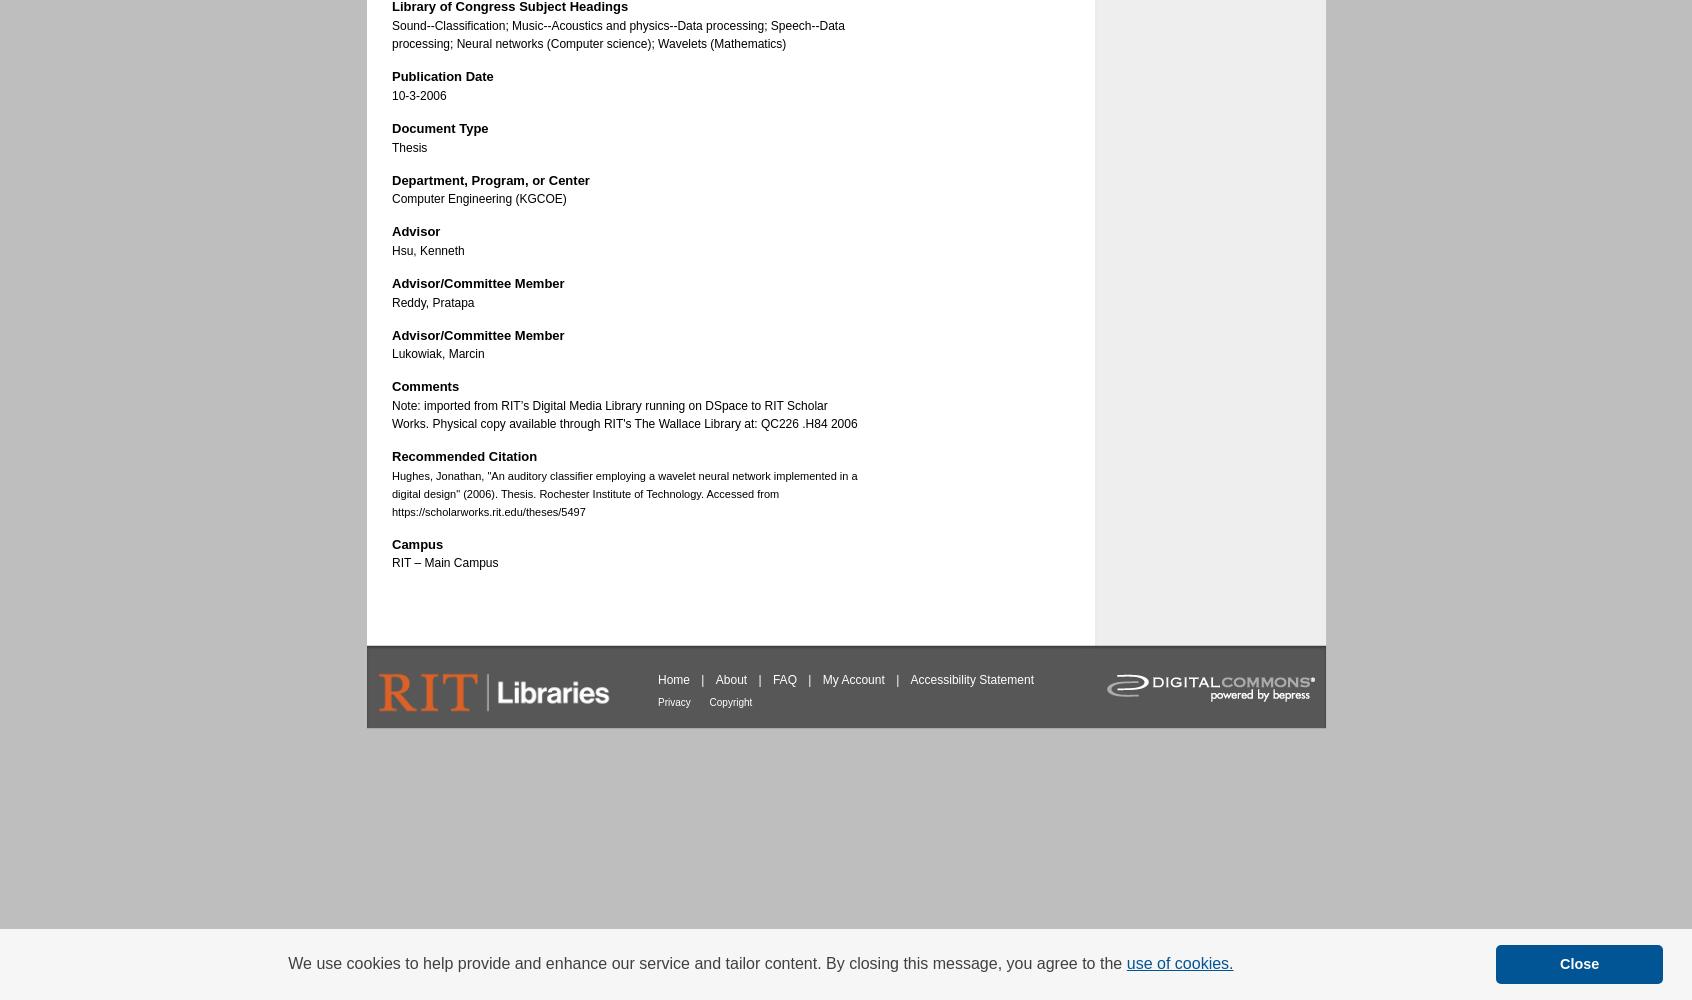 The height and width of the screenshot is (1000, 1692). What do you see at coordinates (438, 127) in the screenshot?
I see `'Document Type'` at bounding box center [438, 127].